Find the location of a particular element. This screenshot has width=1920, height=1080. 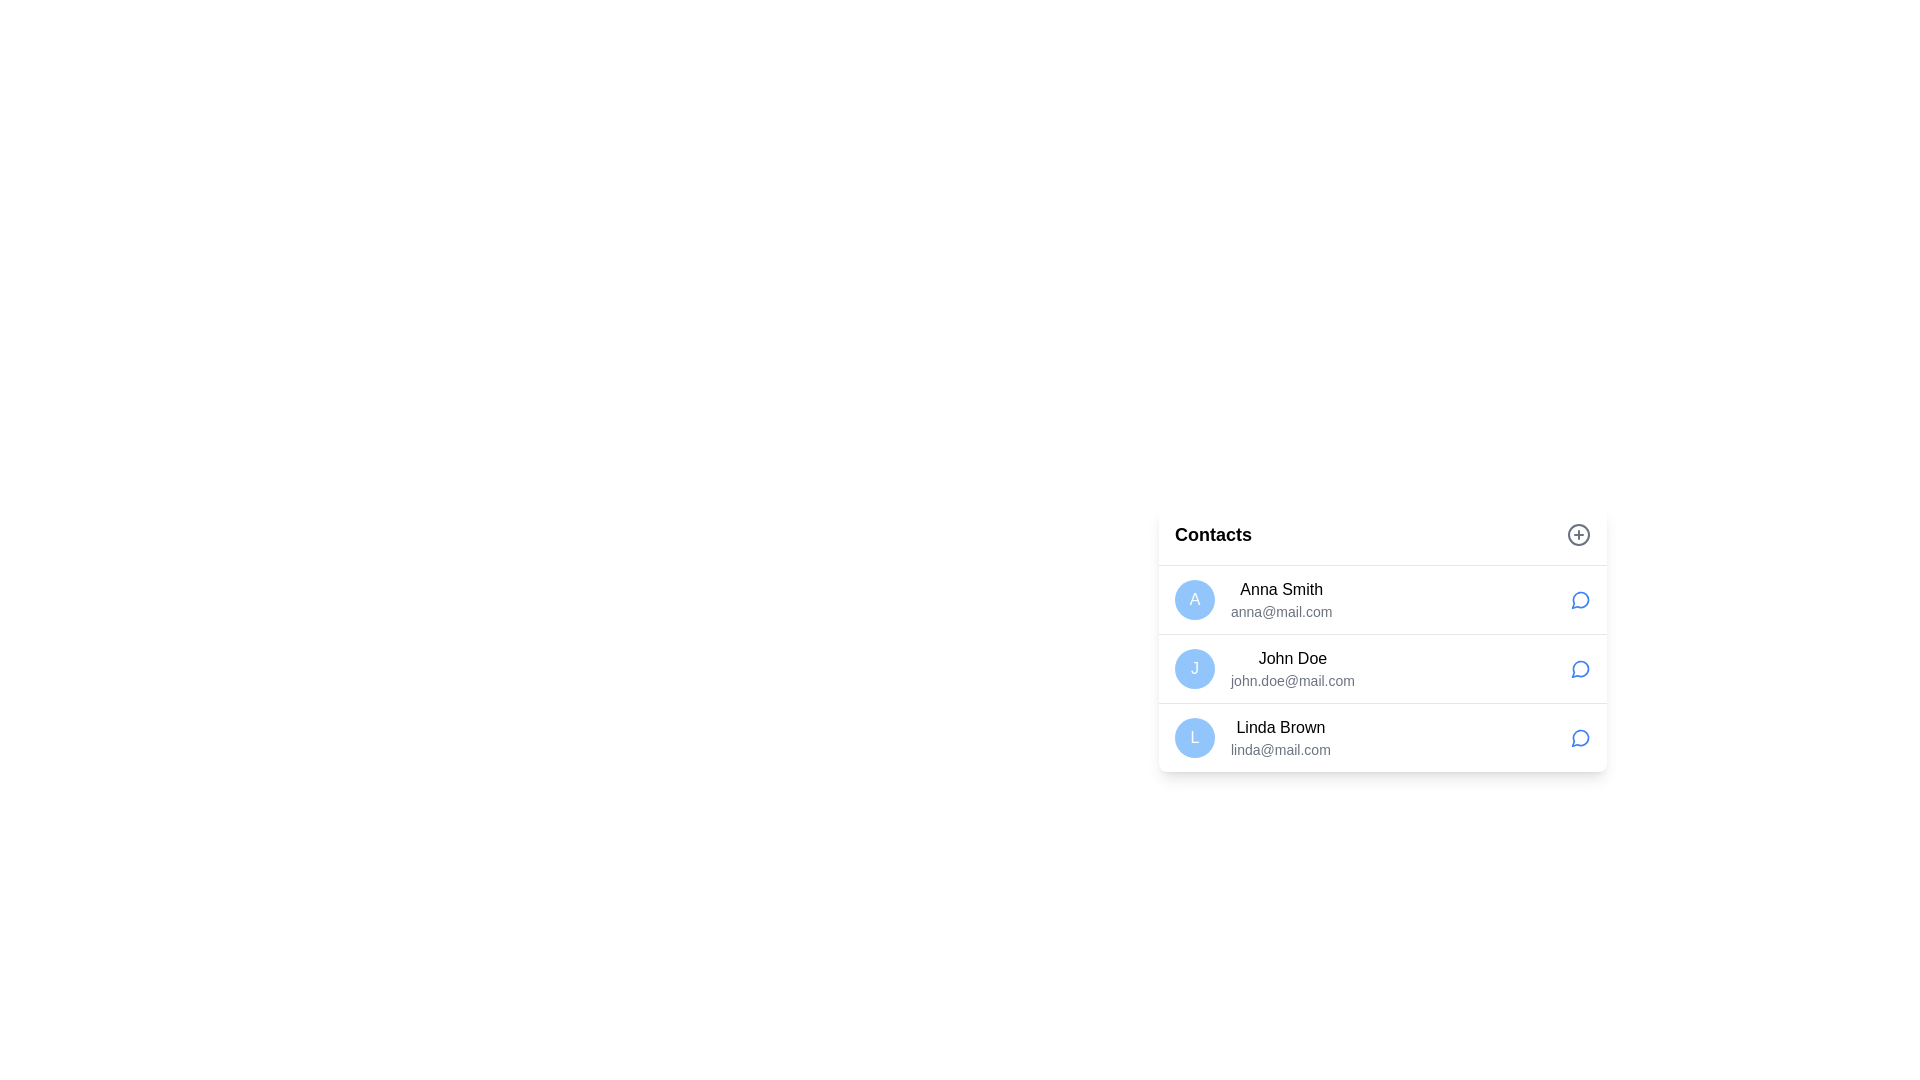

the circular boundary surrounding the plus icon in the top-right corner of the contacts panel is located at coordinates (1578, 534).